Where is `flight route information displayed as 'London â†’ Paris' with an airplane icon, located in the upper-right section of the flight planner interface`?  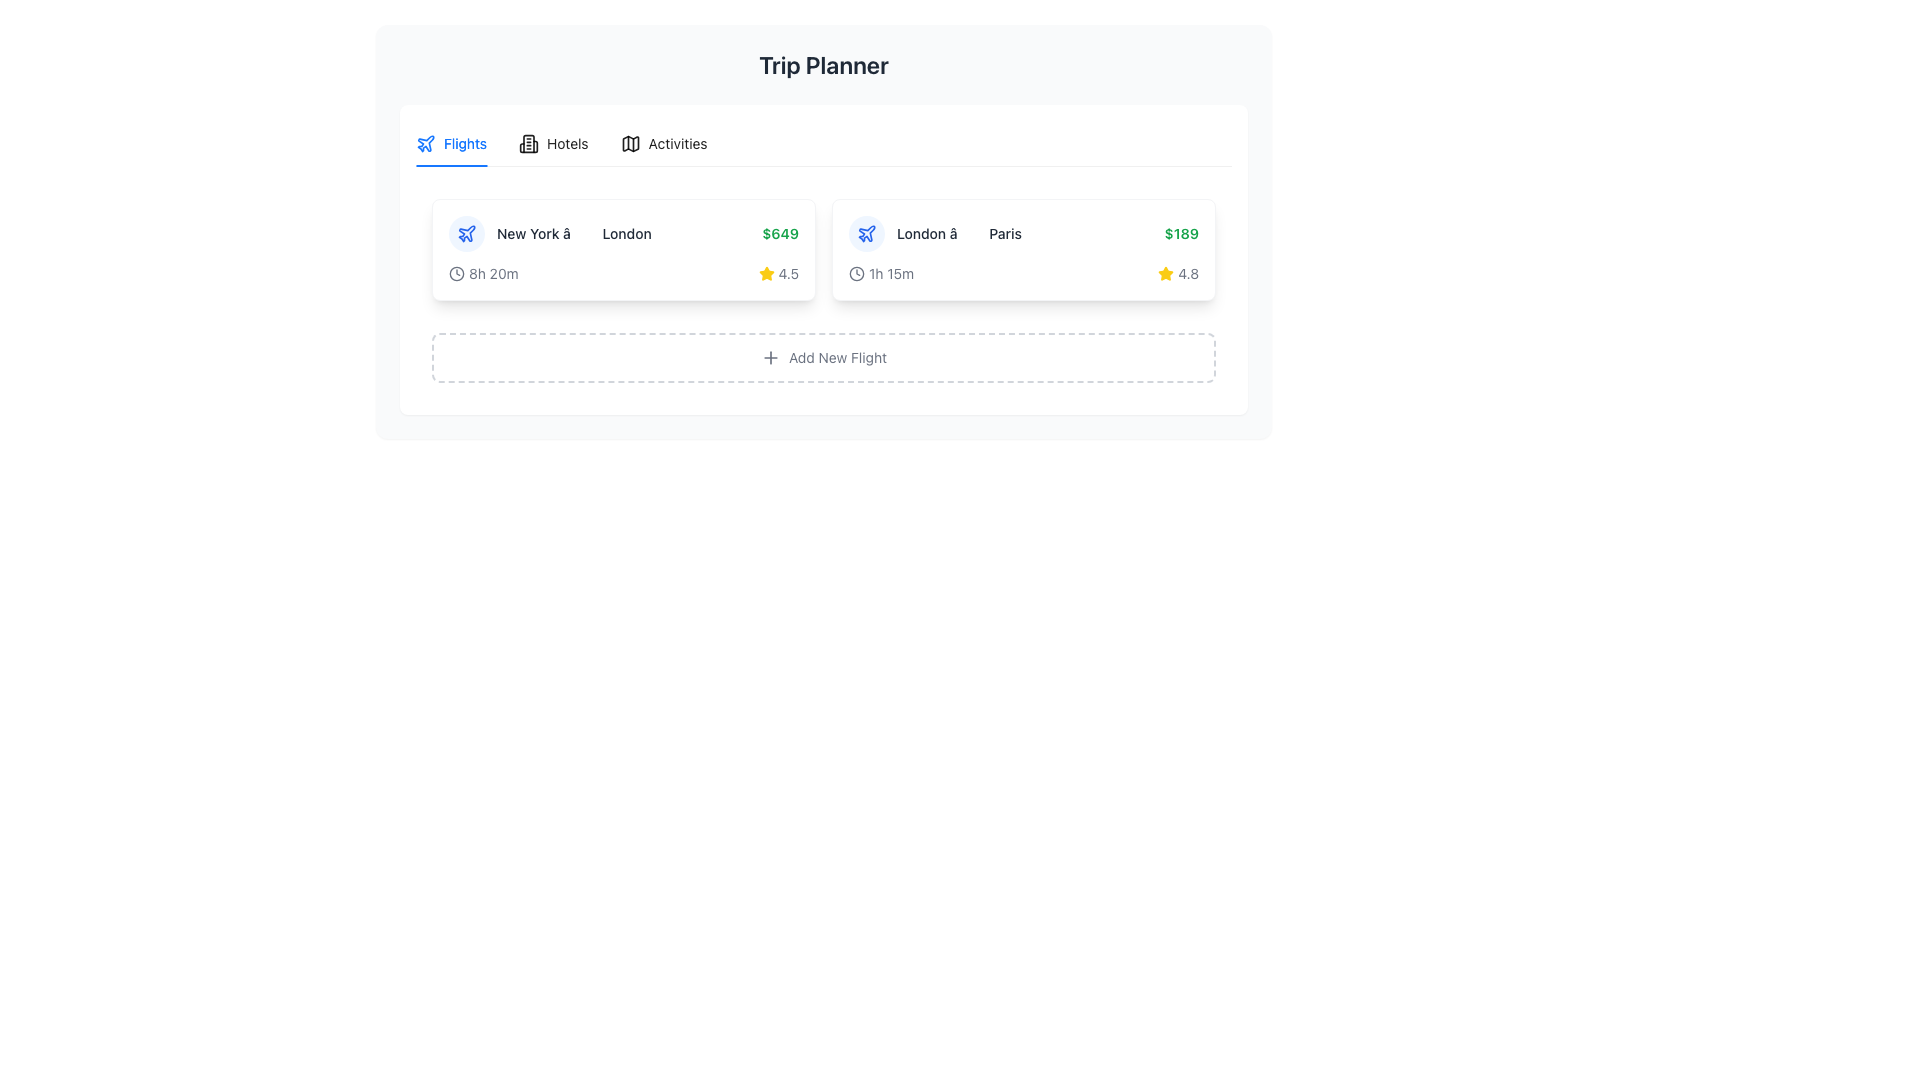
flight route information displayed as 'London â†’ Paris' with an airplane icon, located in the upper-right section of the flight planner interface is located at coordinates (934, 233).